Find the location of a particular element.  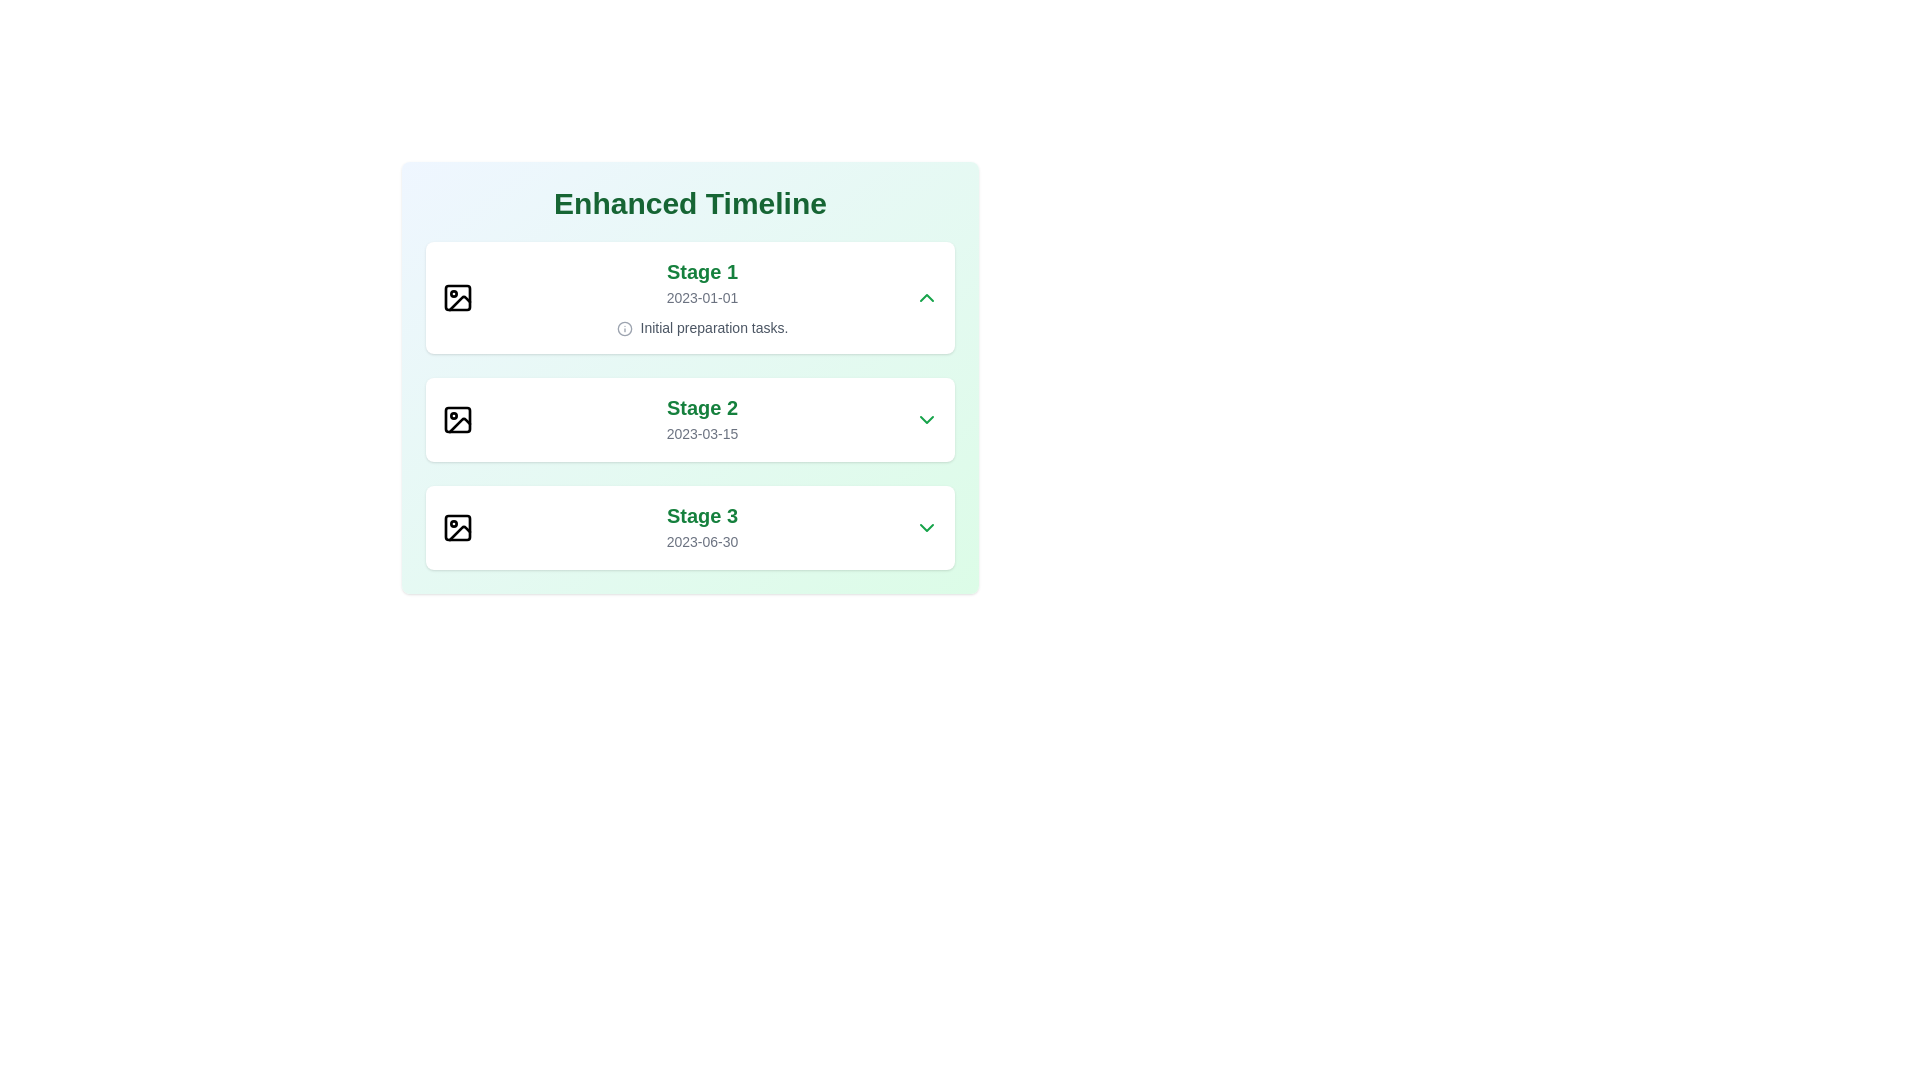

the circular 'i' icon styled in light gray, located to the left of the 'Initial preparation tasks.' text in the first section of the timeline under 'Stage 1' to obtain more information is located at coordinates (623, 328).